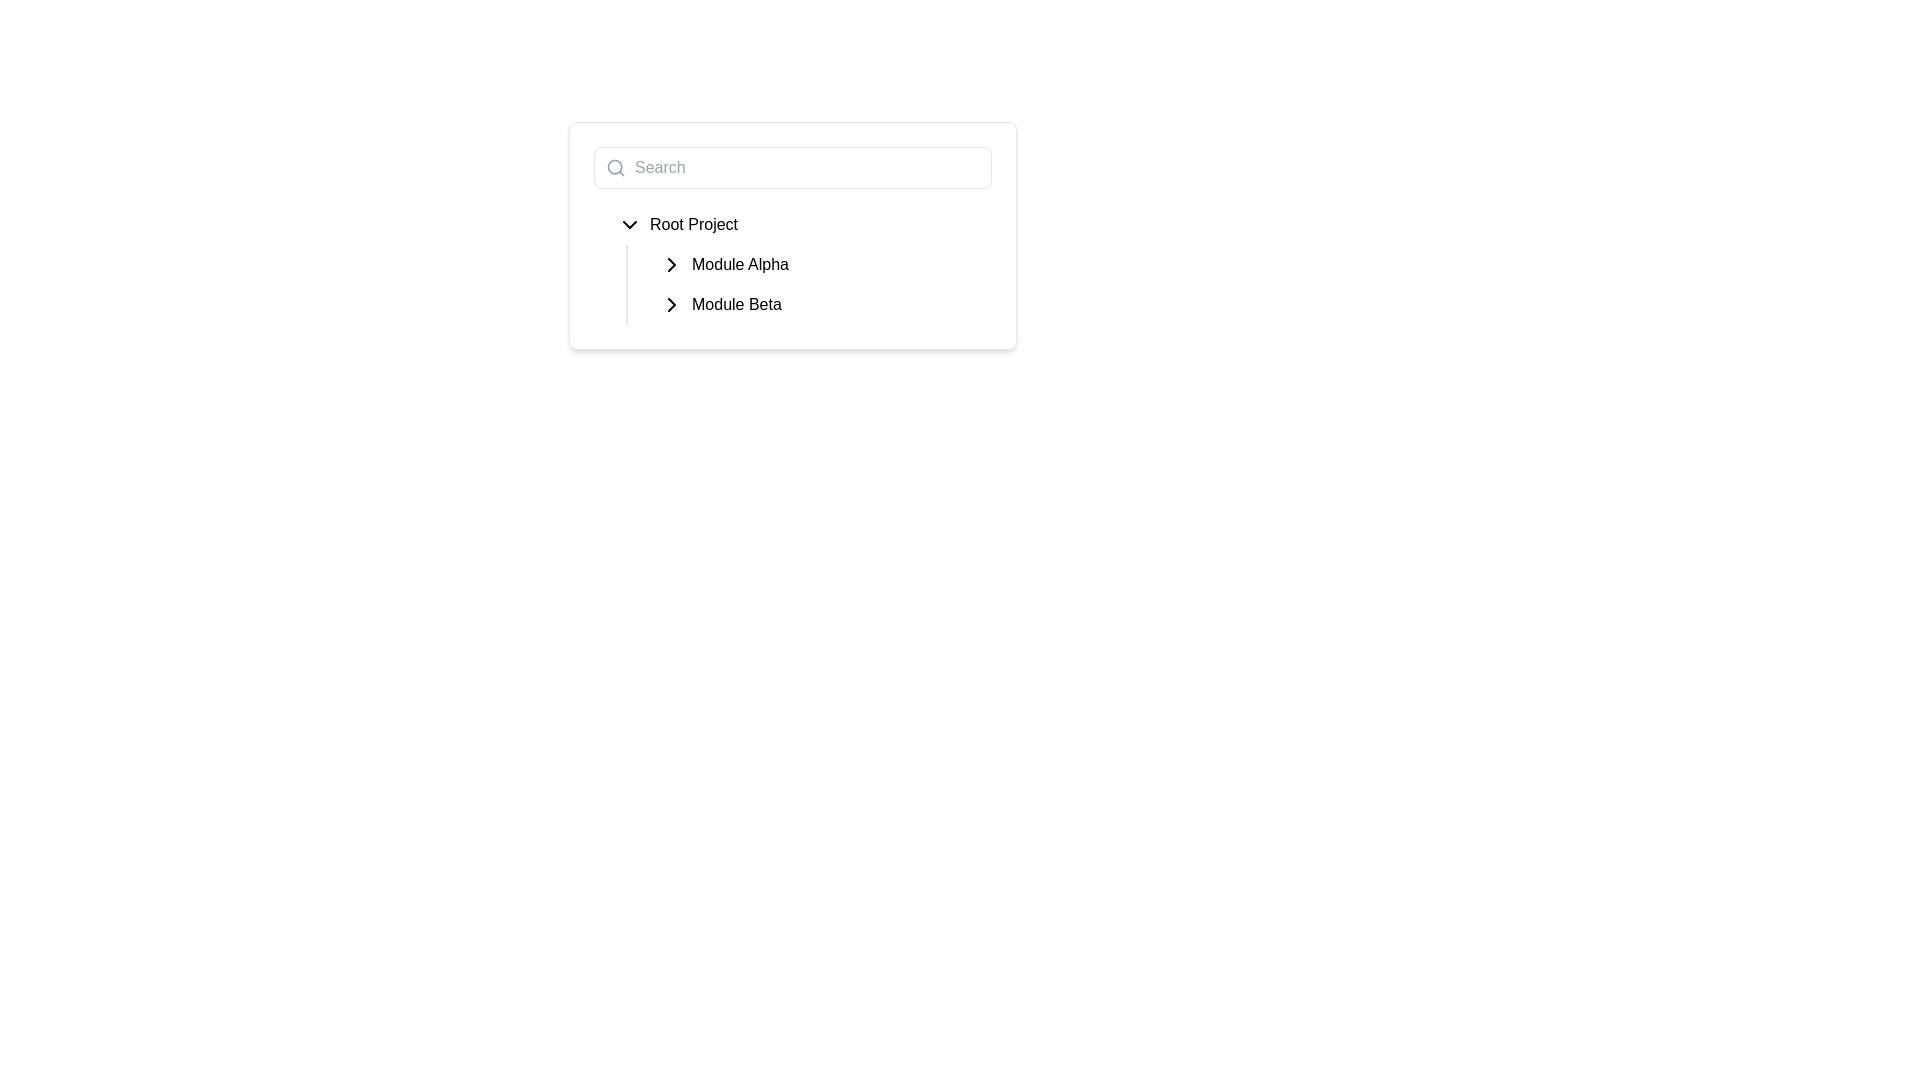 This screenshot has width=1920, height=1080. What do you see at coordinates (672, 304) in the screenshot?
I see `the small right-pointing chevron icon next to the 'Module Beta' label` at bounding box center [672, 304].